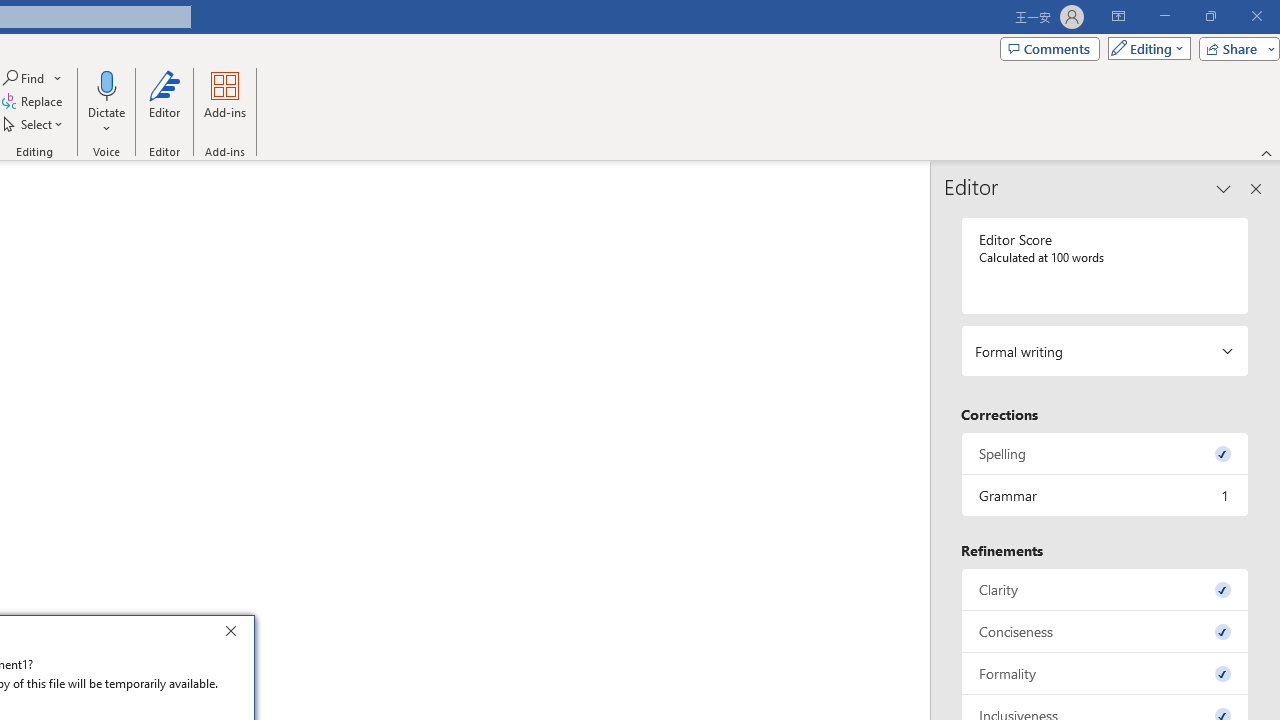  I want to click on 'Ribbon Display Options', so click(1117, 16).